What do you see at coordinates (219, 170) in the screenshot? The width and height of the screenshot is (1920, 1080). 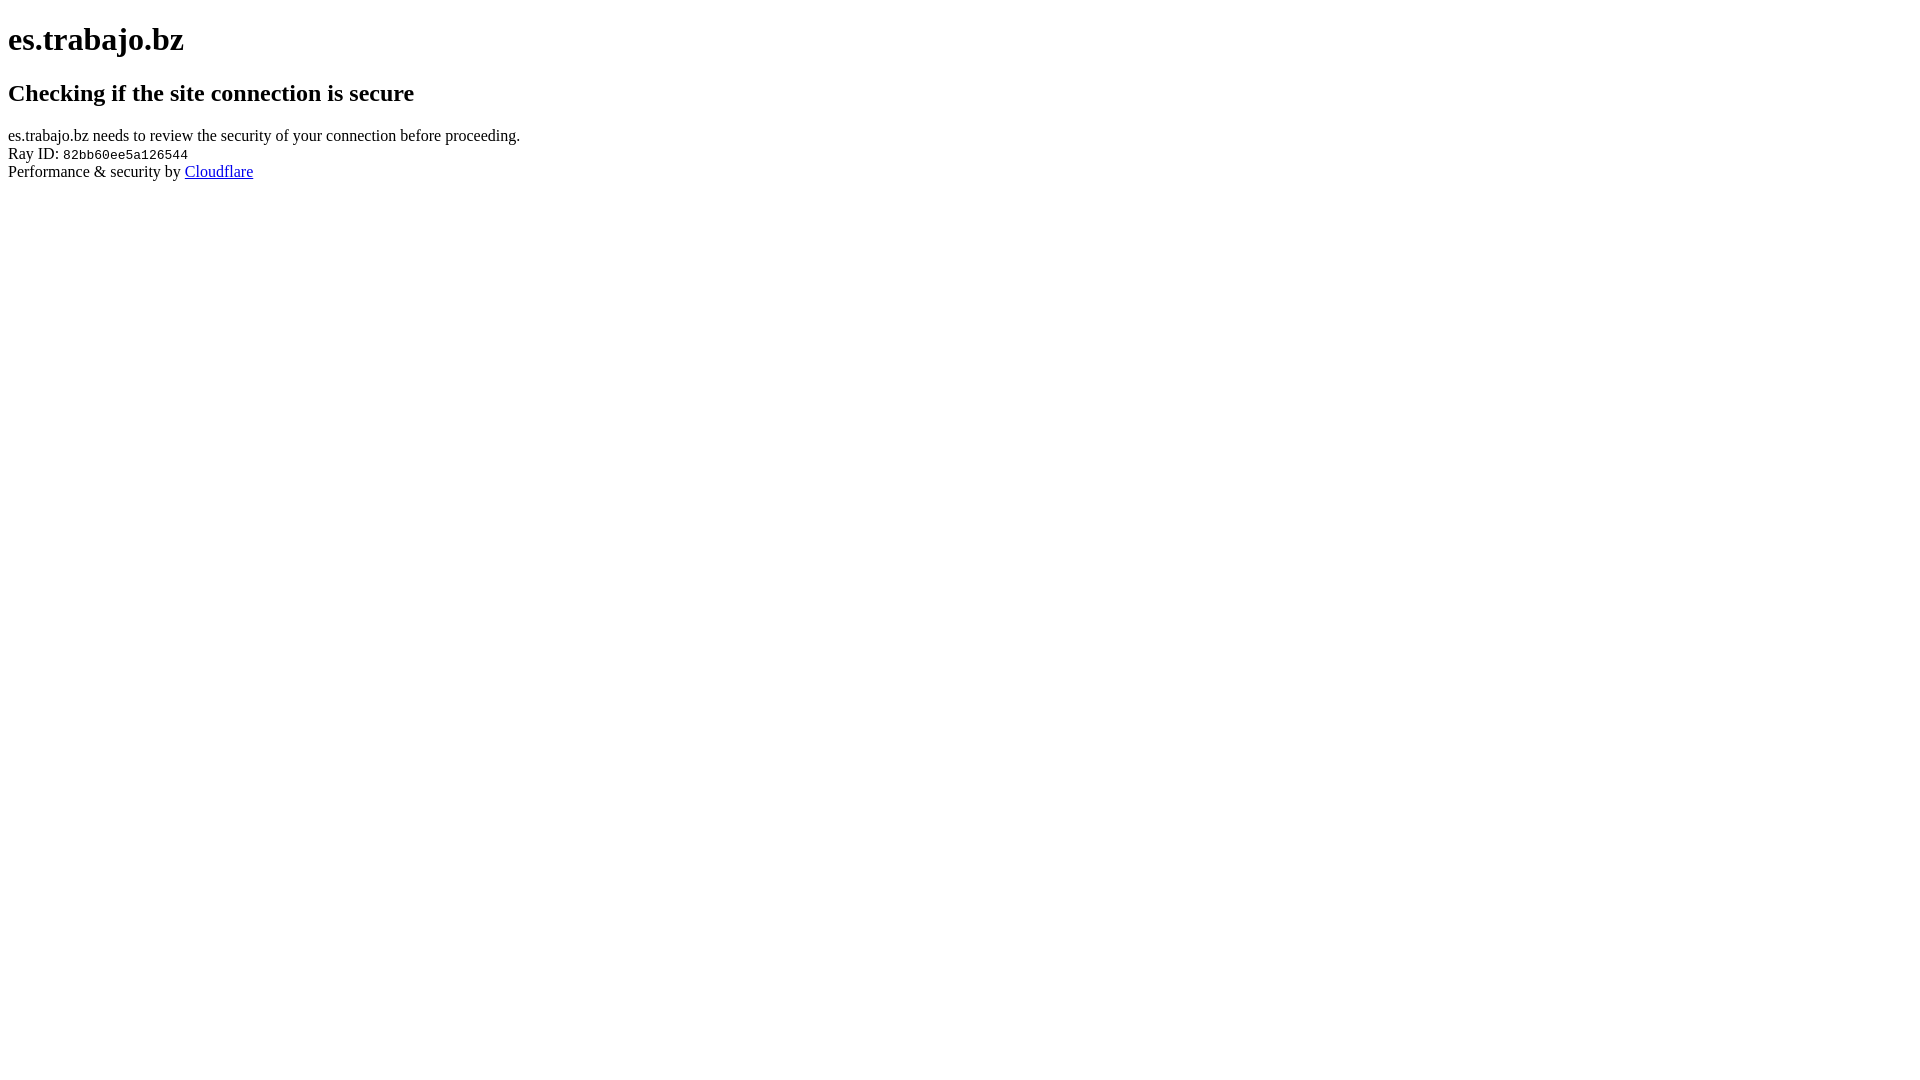 I see `'Cloudflare'` at bounding box center [219, 170].